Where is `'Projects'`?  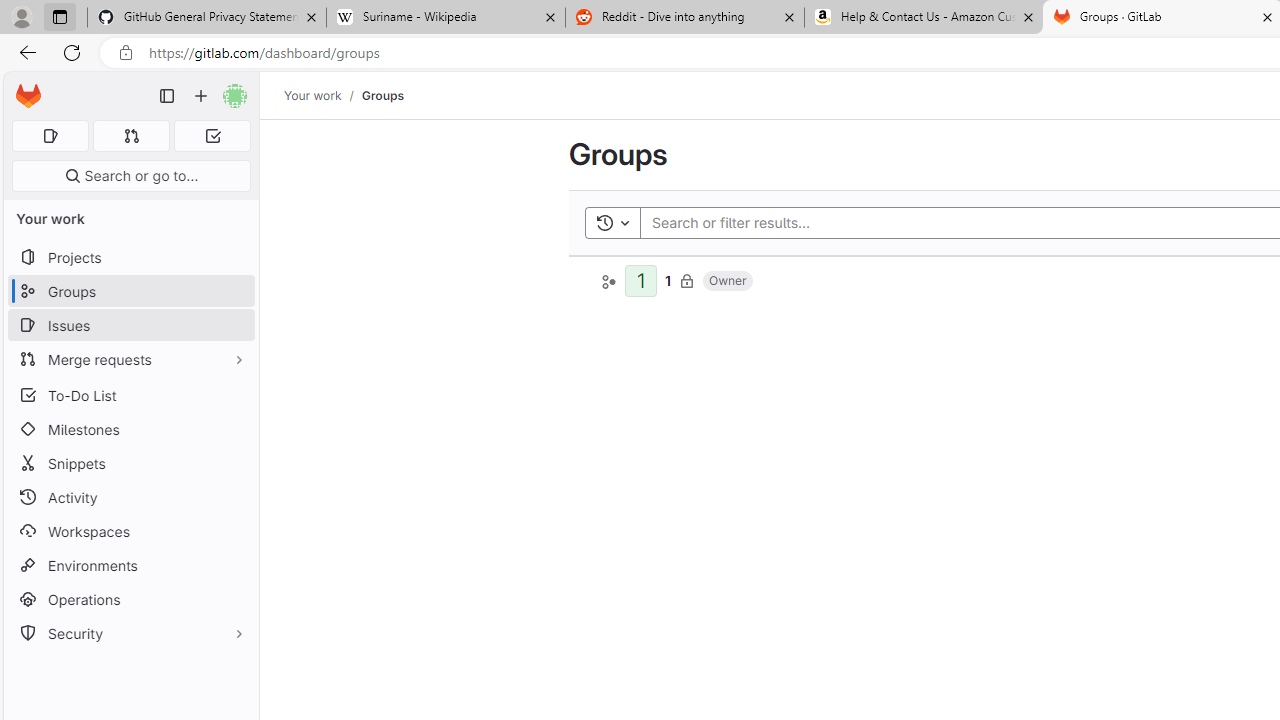 'Projects' is located at coordinates (130, 256).